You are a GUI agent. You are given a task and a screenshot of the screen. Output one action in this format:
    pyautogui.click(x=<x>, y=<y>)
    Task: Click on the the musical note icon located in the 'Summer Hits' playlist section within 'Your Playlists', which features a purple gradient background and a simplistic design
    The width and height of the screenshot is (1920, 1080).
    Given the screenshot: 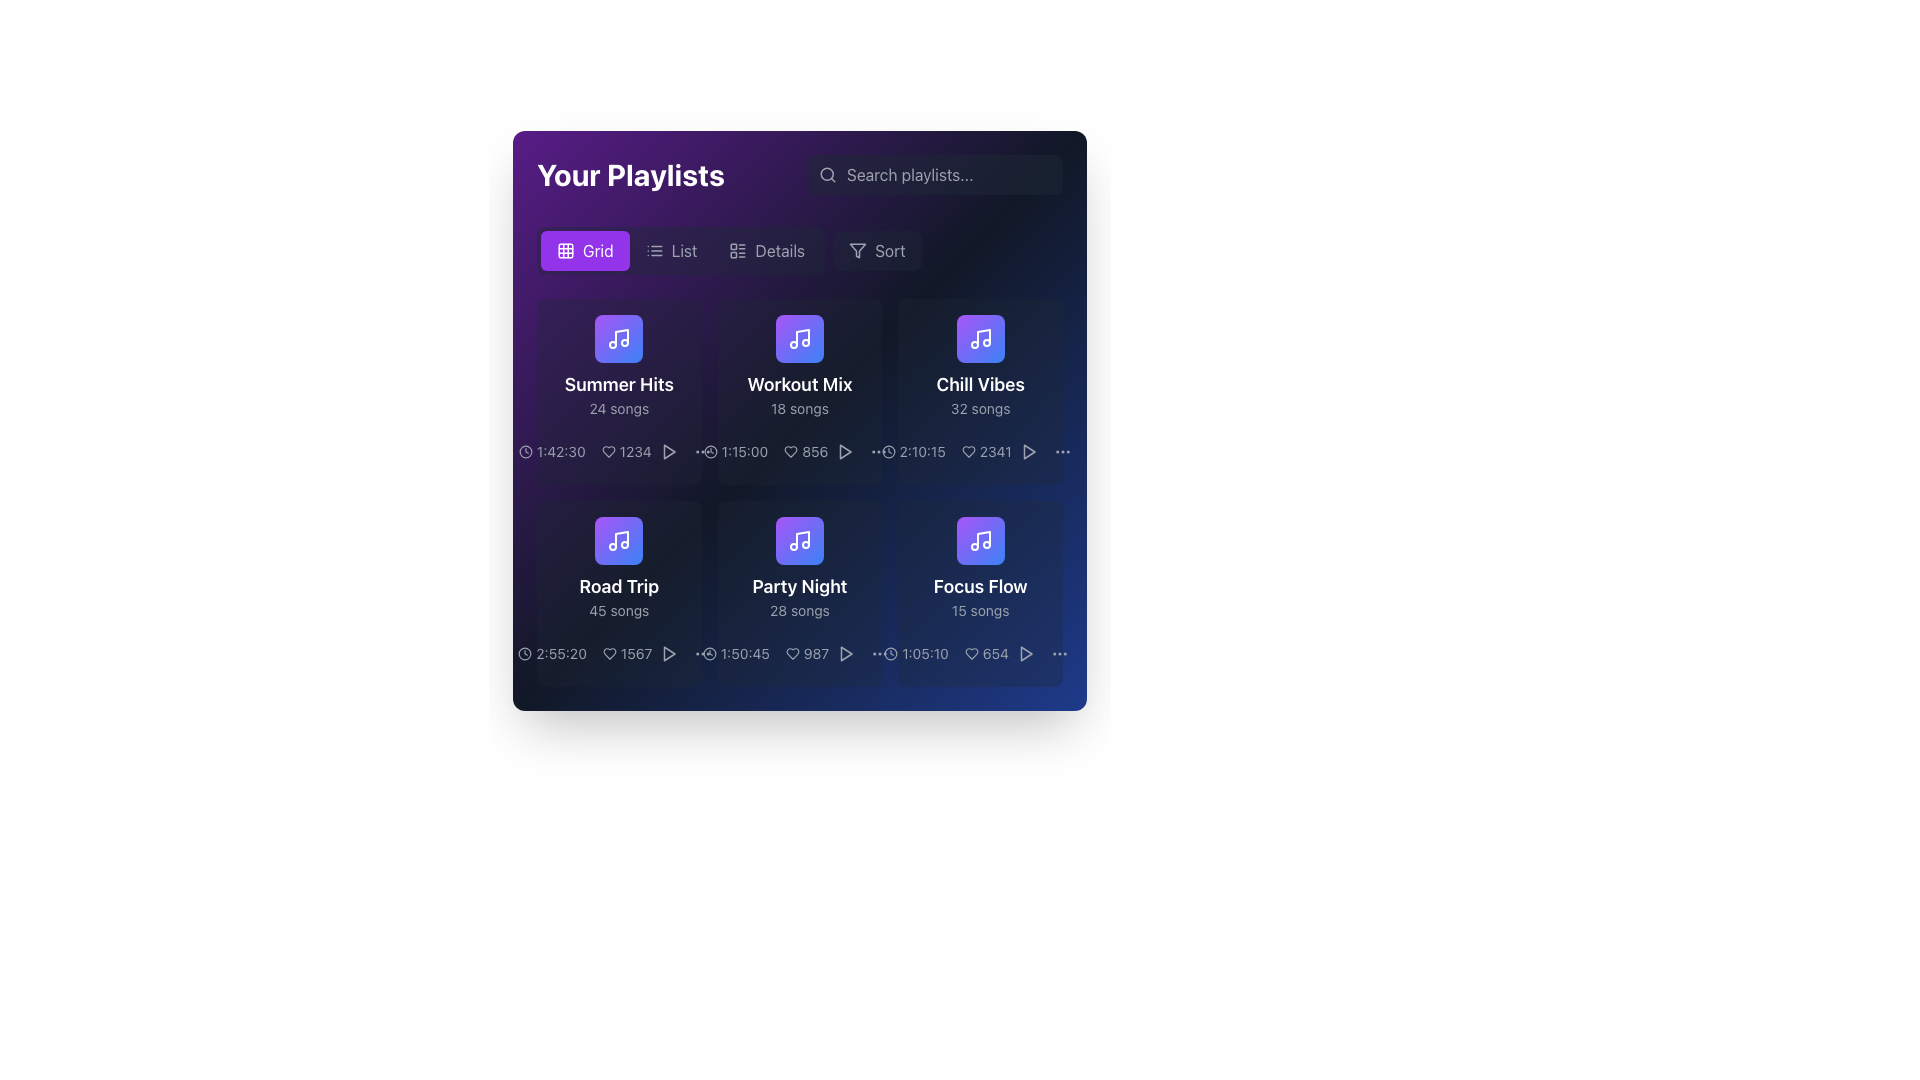 What is the action you would take?
    pyautogui.click(x=618, y=540)
    